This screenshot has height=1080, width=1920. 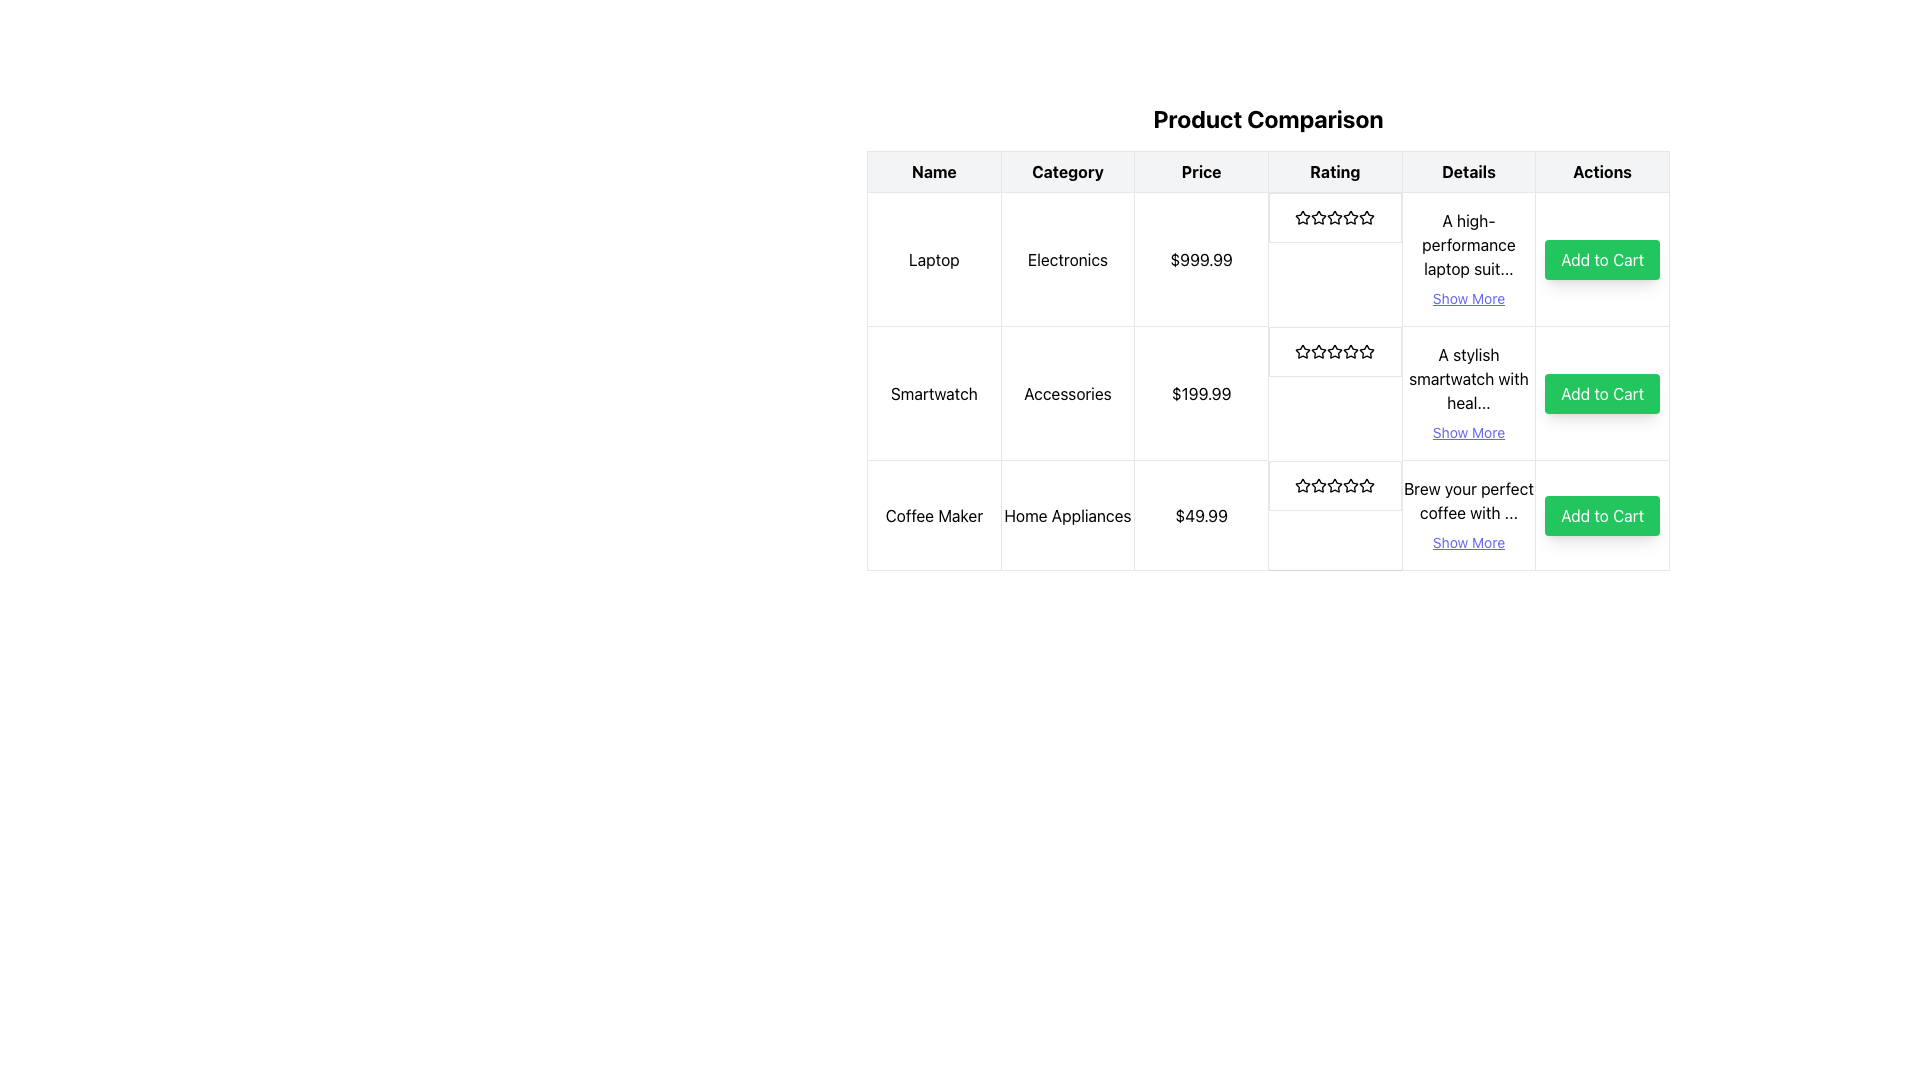 I want to click on the third star icon in the 'Rating' column of the first row of the product comparison table, so click(x=1319, y=218).